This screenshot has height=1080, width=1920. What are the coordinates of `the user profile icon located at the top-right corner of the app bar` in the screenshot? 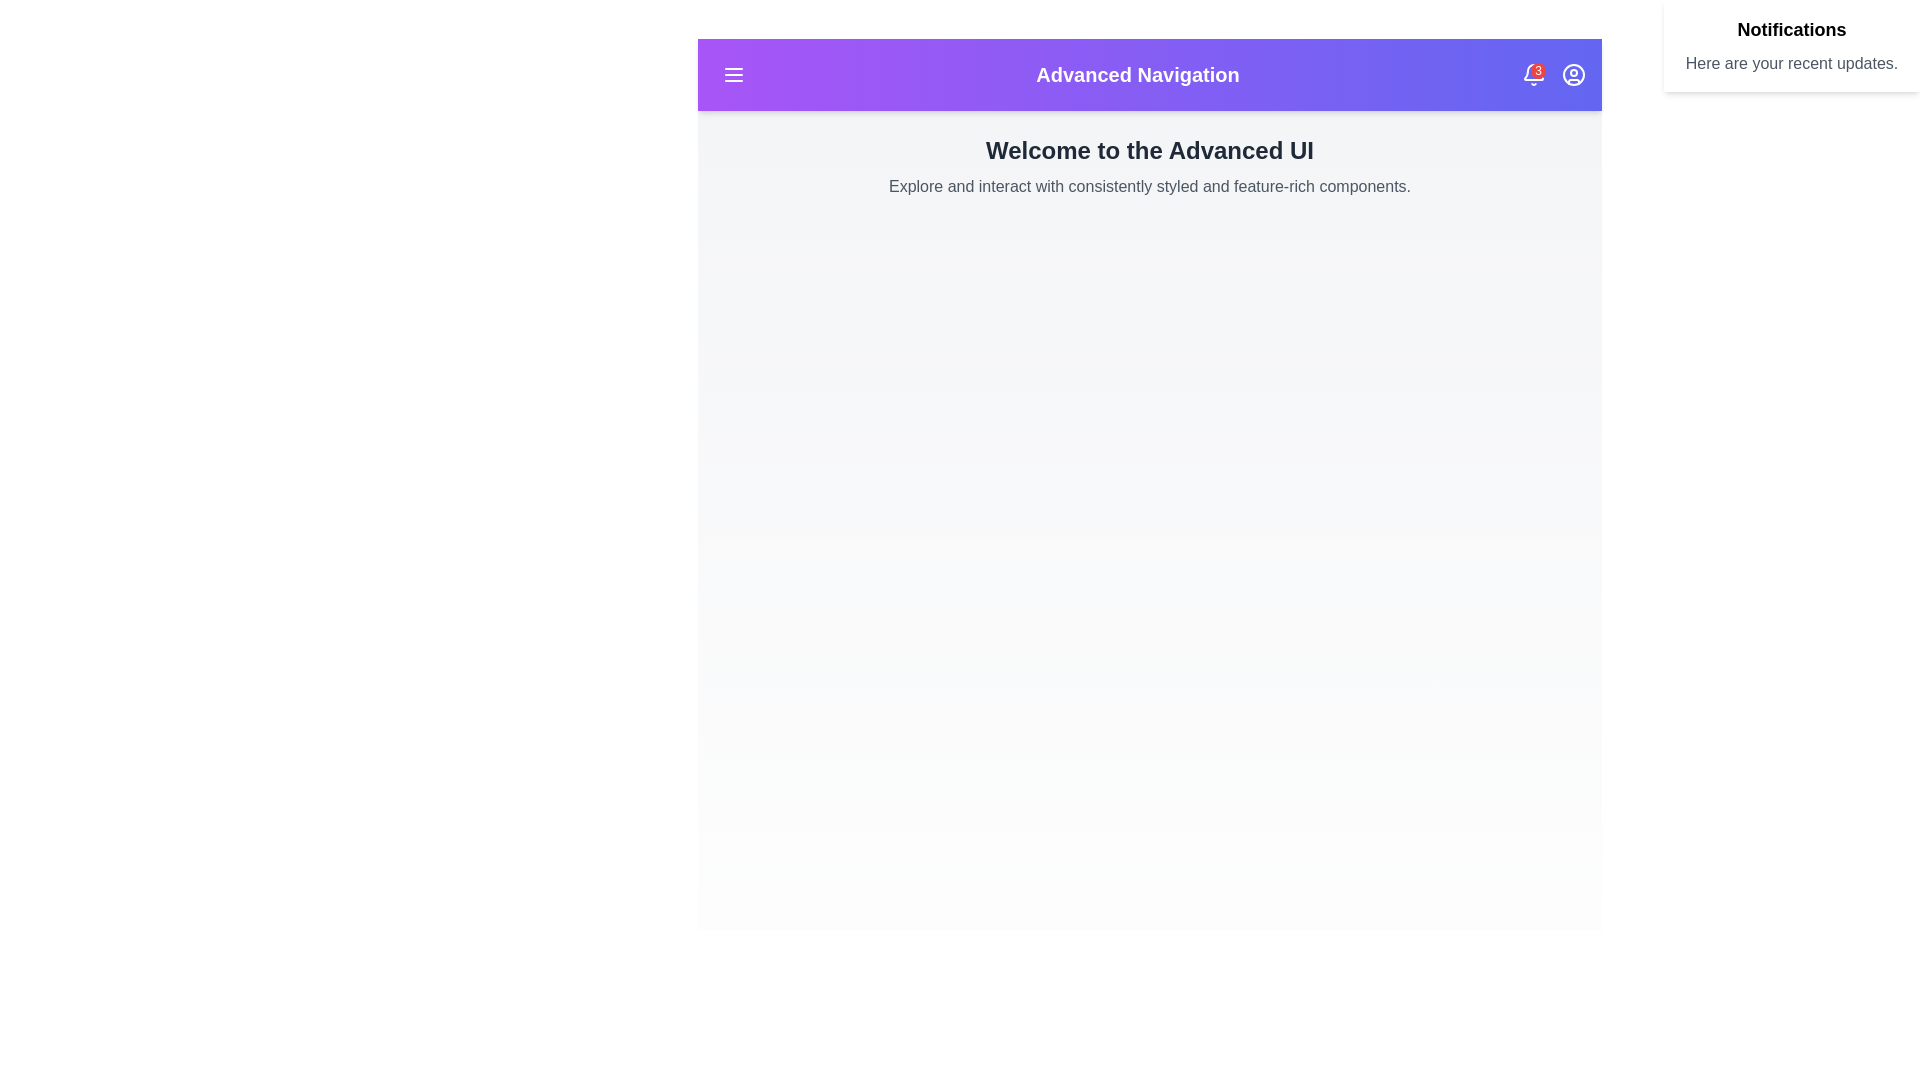 It's located at (1573, 73).